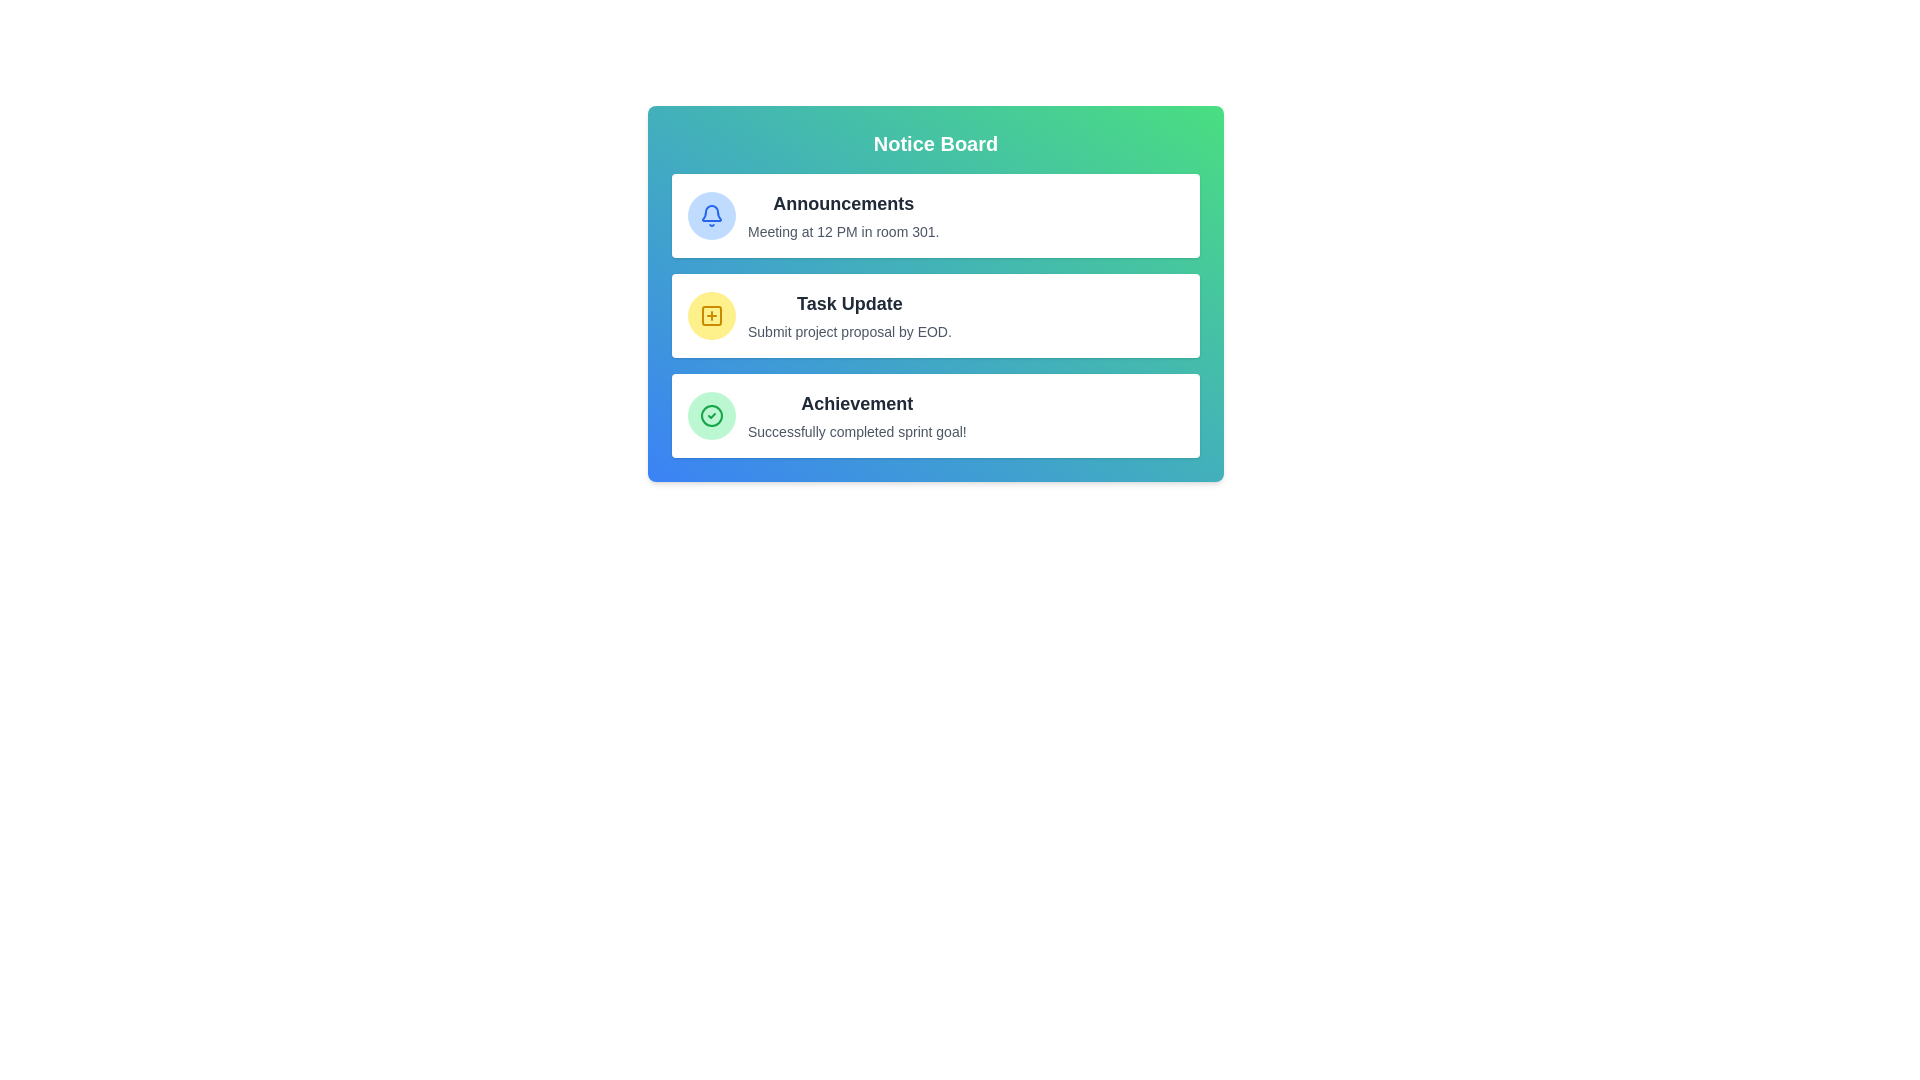 Image resolution: width=1920 pixels, height=1080 pixels. I want to click on the message item Task Update, so click(935, 315).